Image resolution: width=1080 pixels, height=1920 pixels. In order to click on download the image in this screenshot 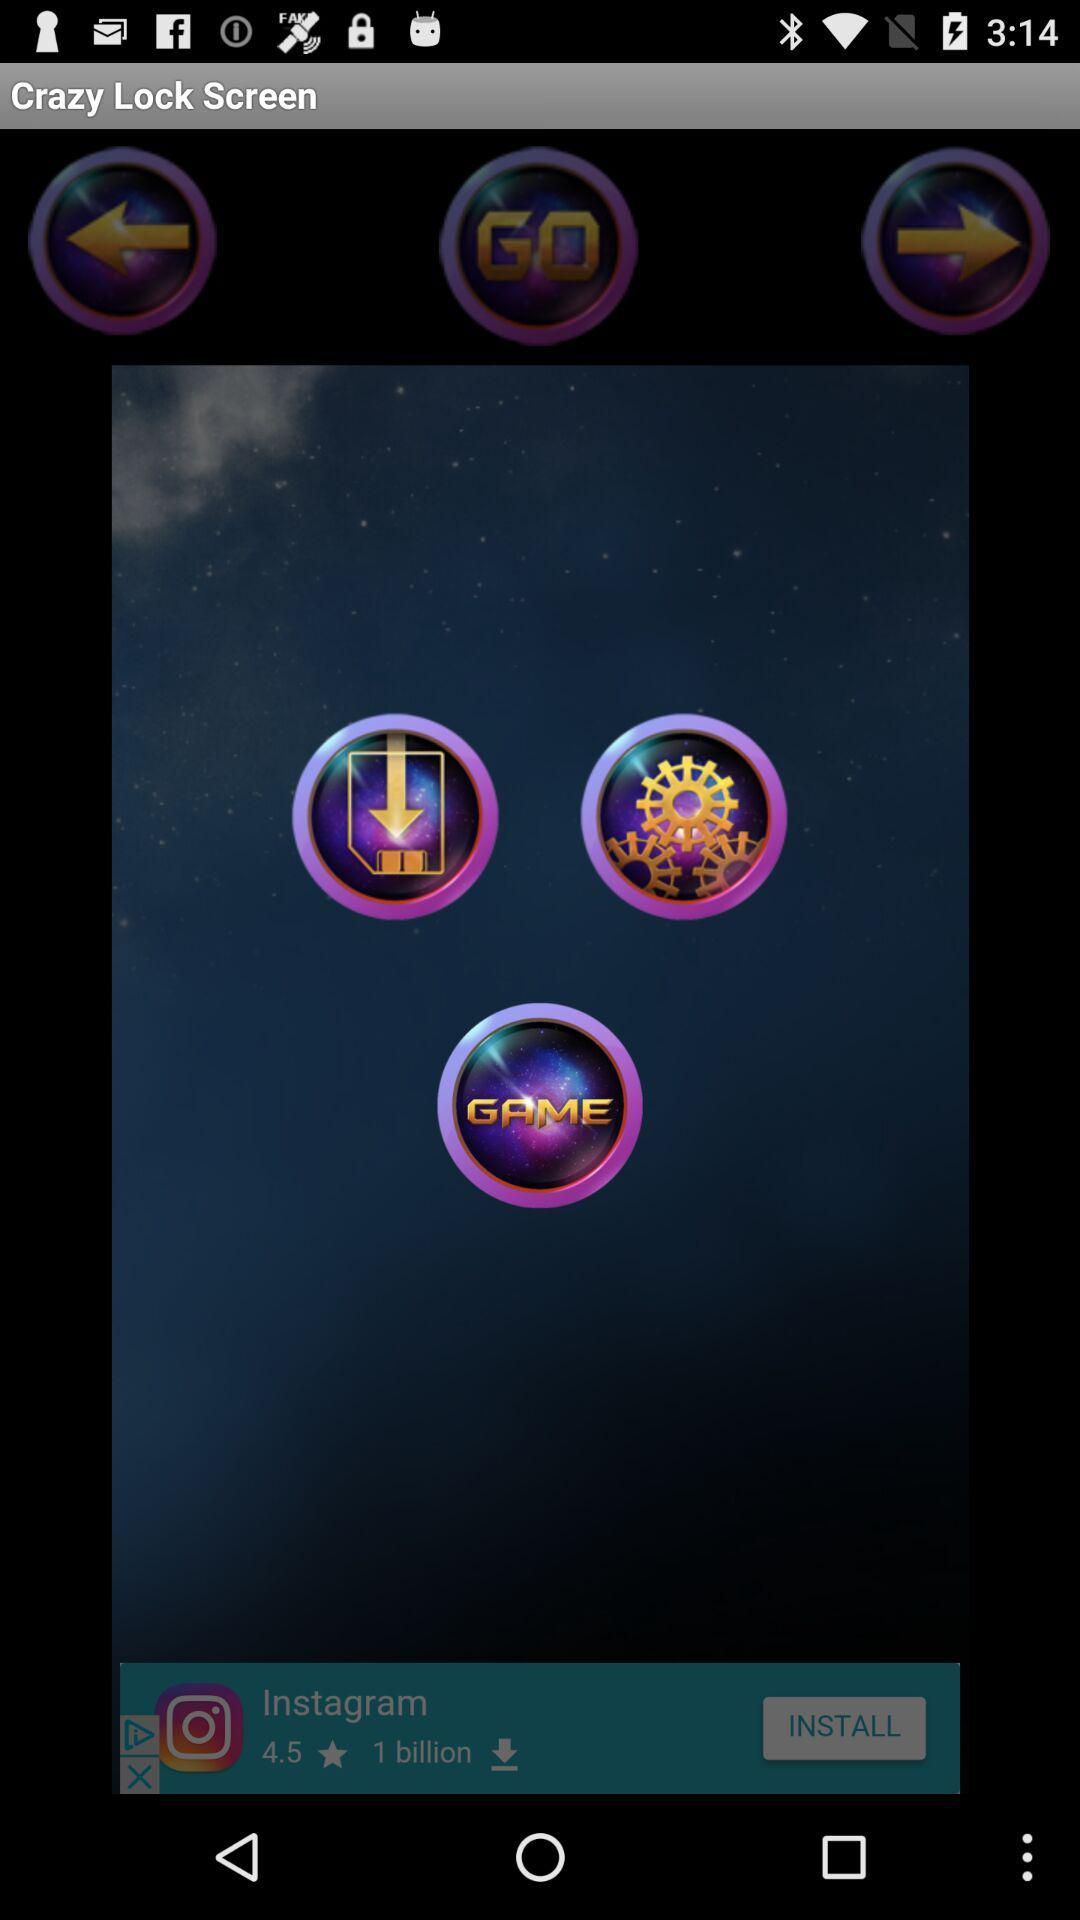, I will do `click(395, 816)`.